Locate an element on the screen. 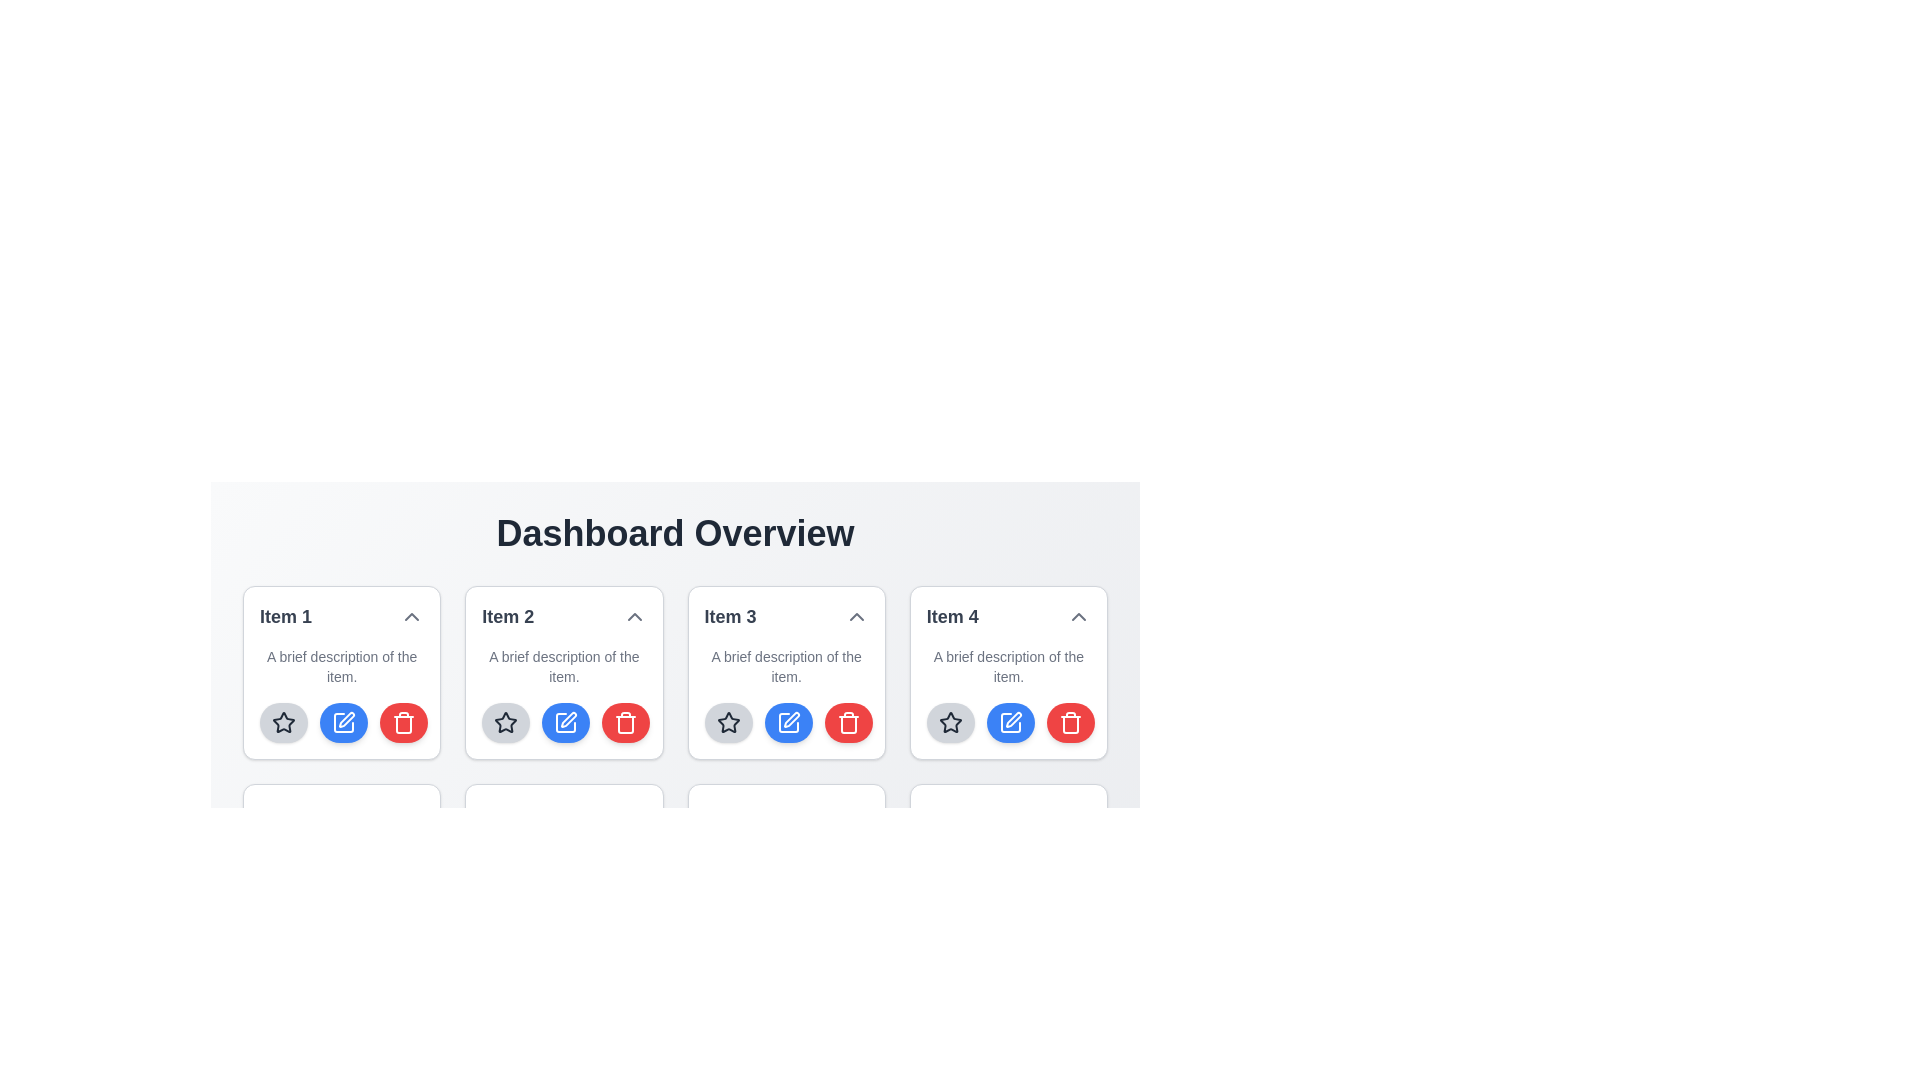 This screenshot has height=1080, width=1920. the favorite button located under 'Item 2' is located at coordinates (506, 722).